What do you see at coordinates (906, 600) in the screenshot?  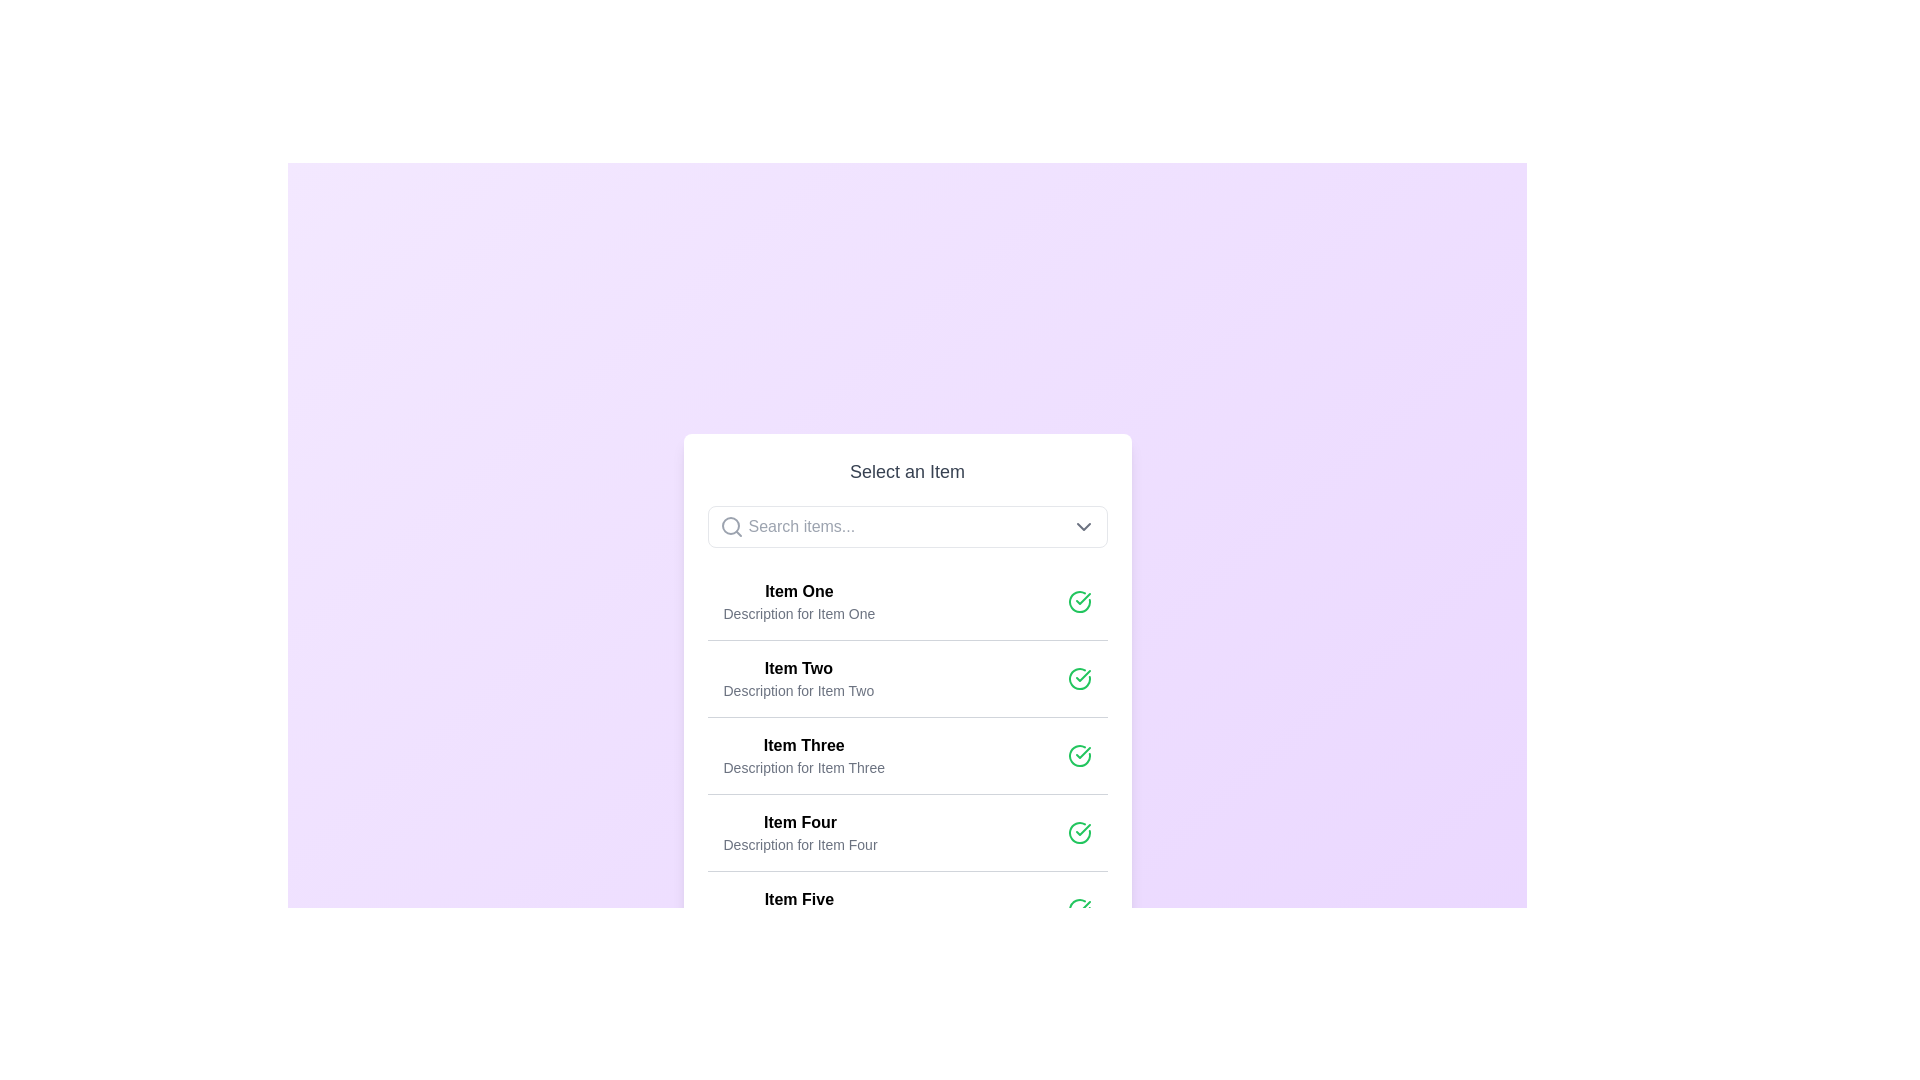 I see `the first list item titled 'Item One'` at bounding box center [906, 600].